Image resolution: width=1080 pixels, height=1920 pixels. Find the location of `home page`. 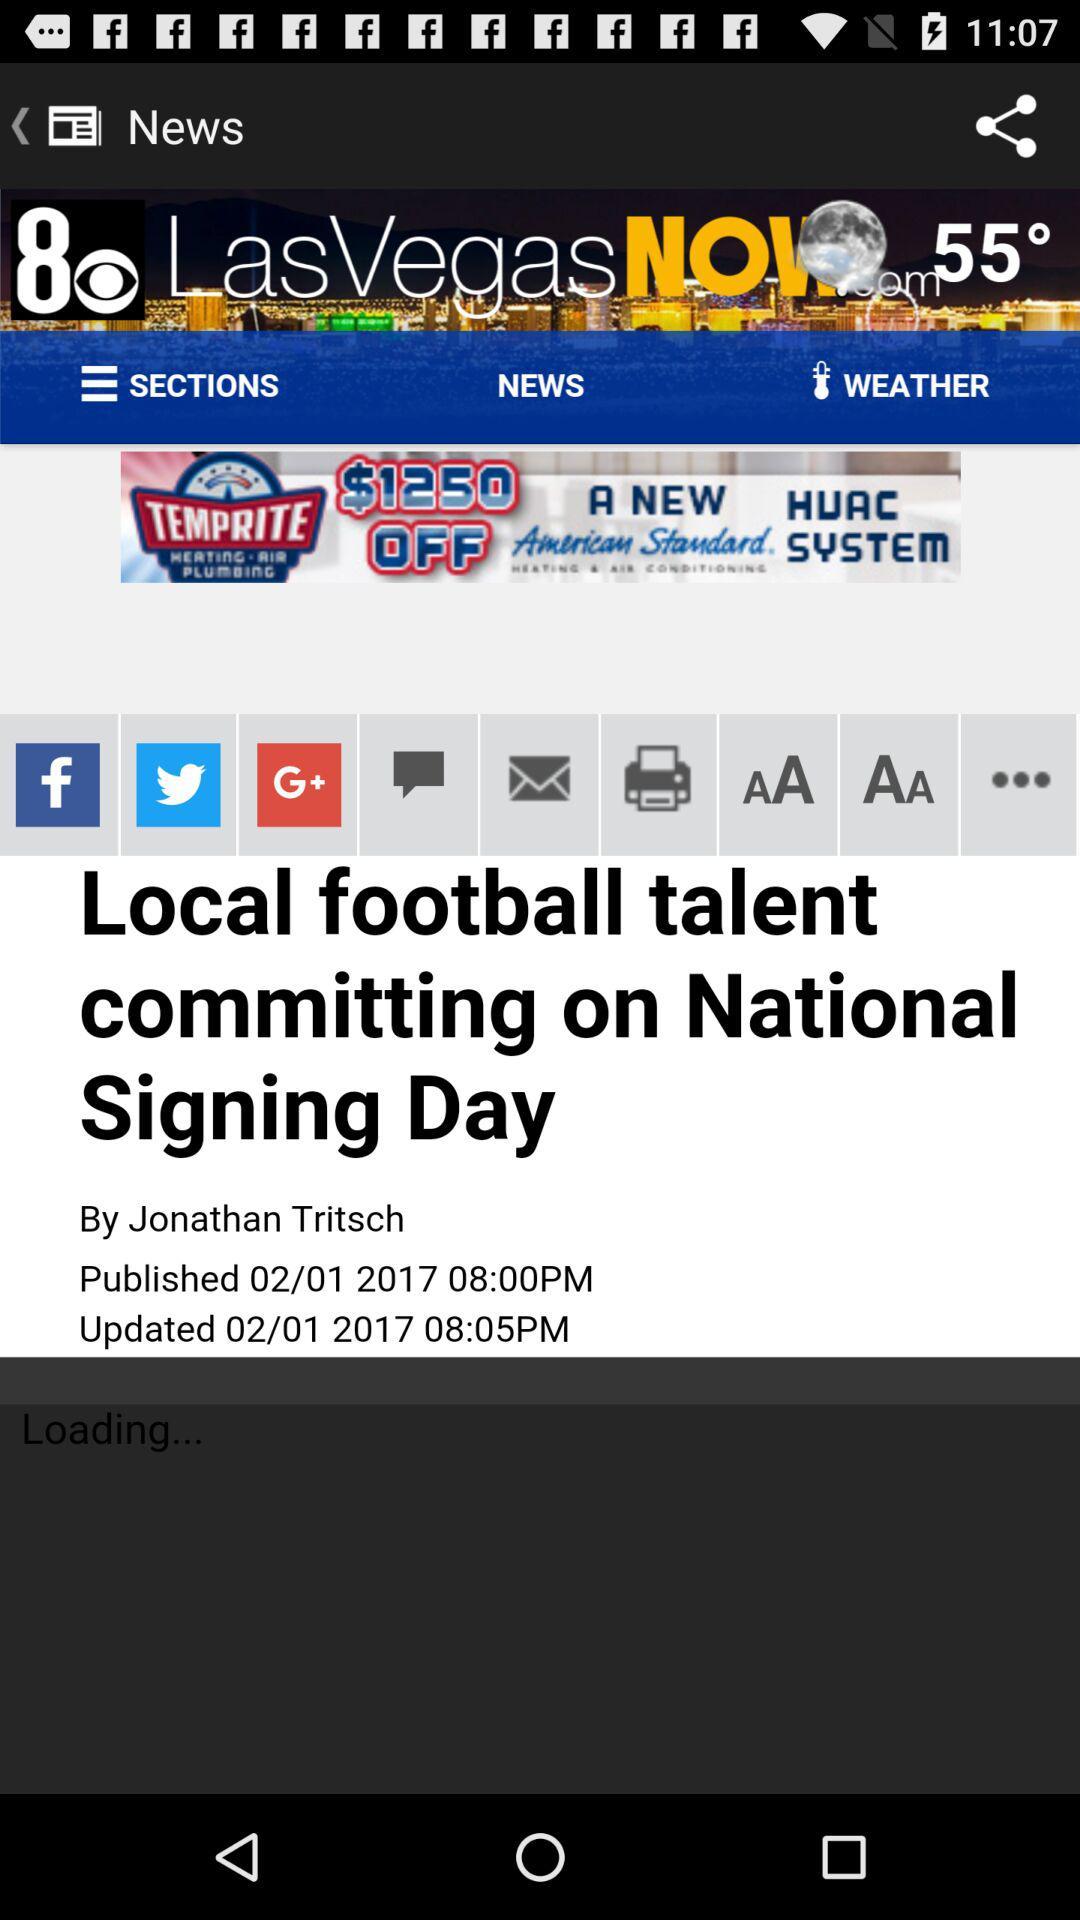

home page is located at coordinates (540, 991).